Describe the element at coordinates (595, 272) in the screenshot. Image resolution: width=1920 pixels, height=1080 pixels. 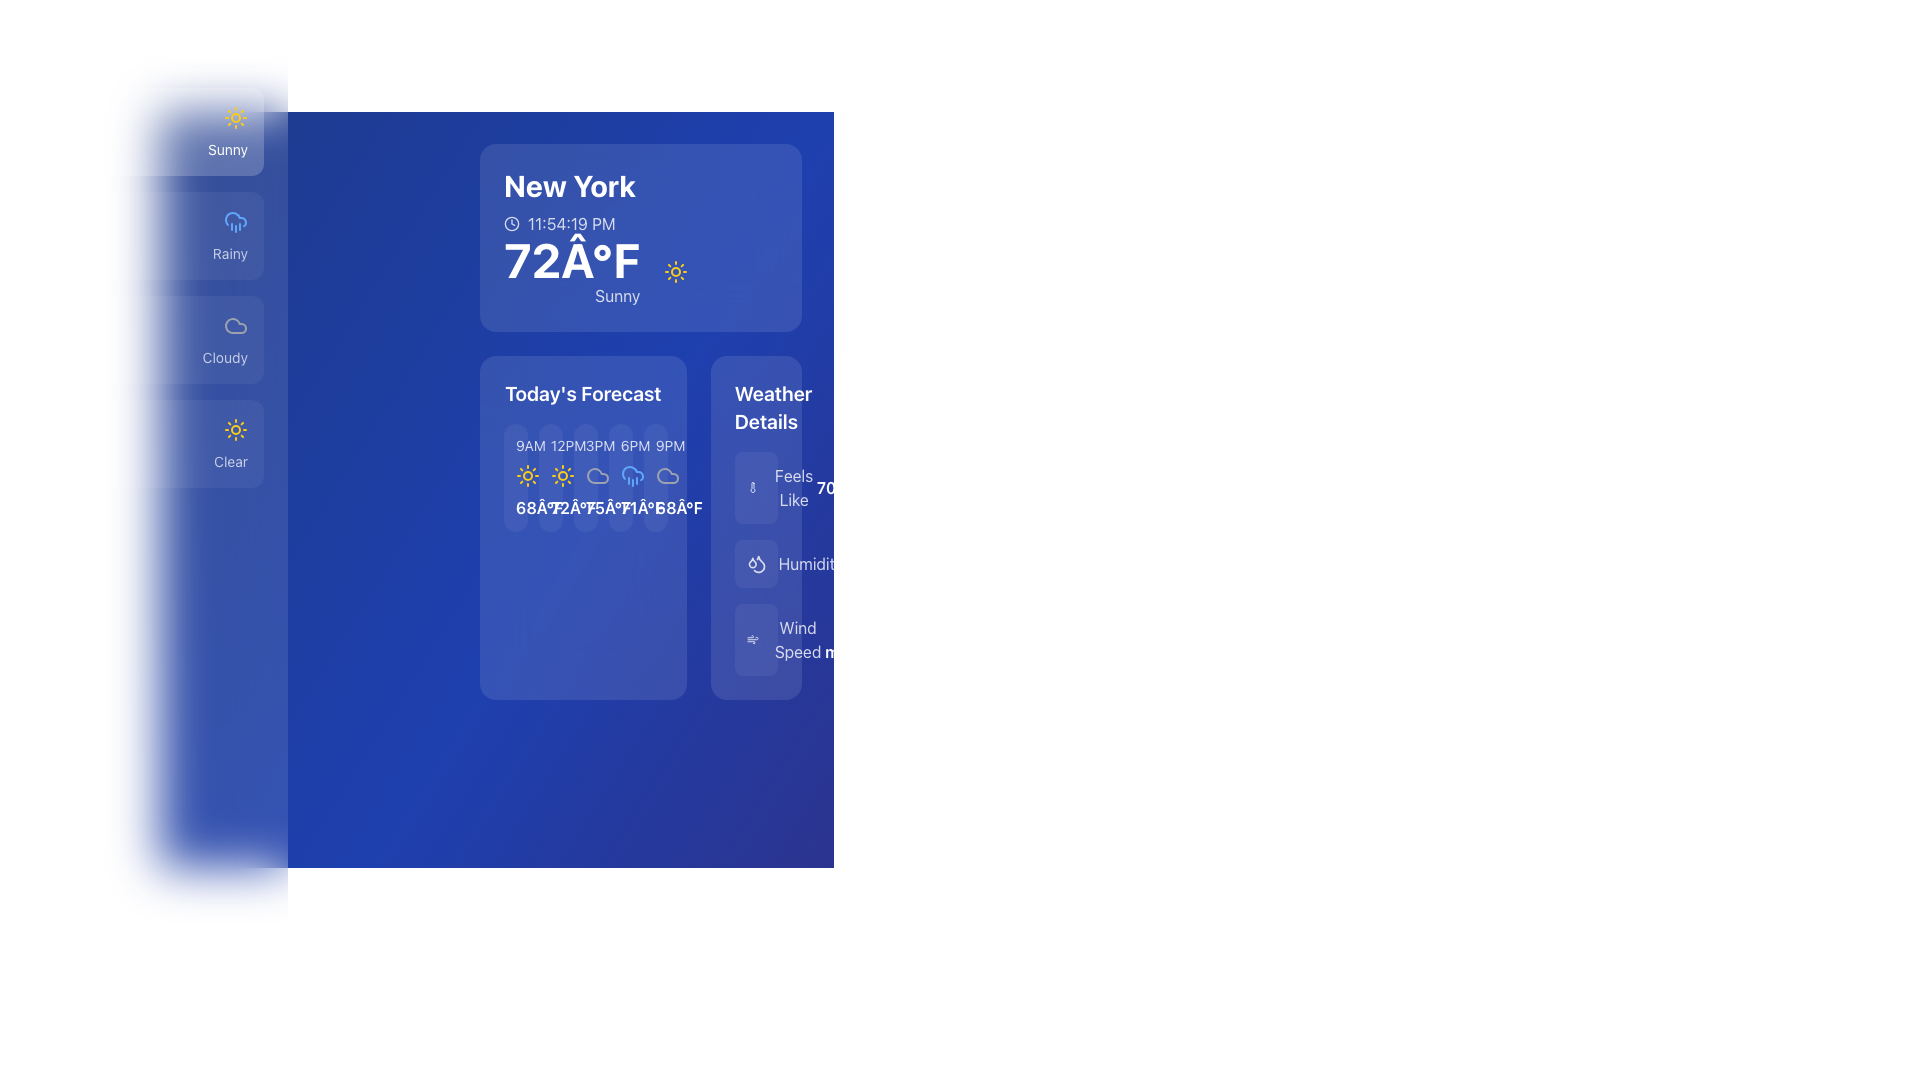
I see `the static informational display showing the current temperature and weather condition for 'New York'` at that location.